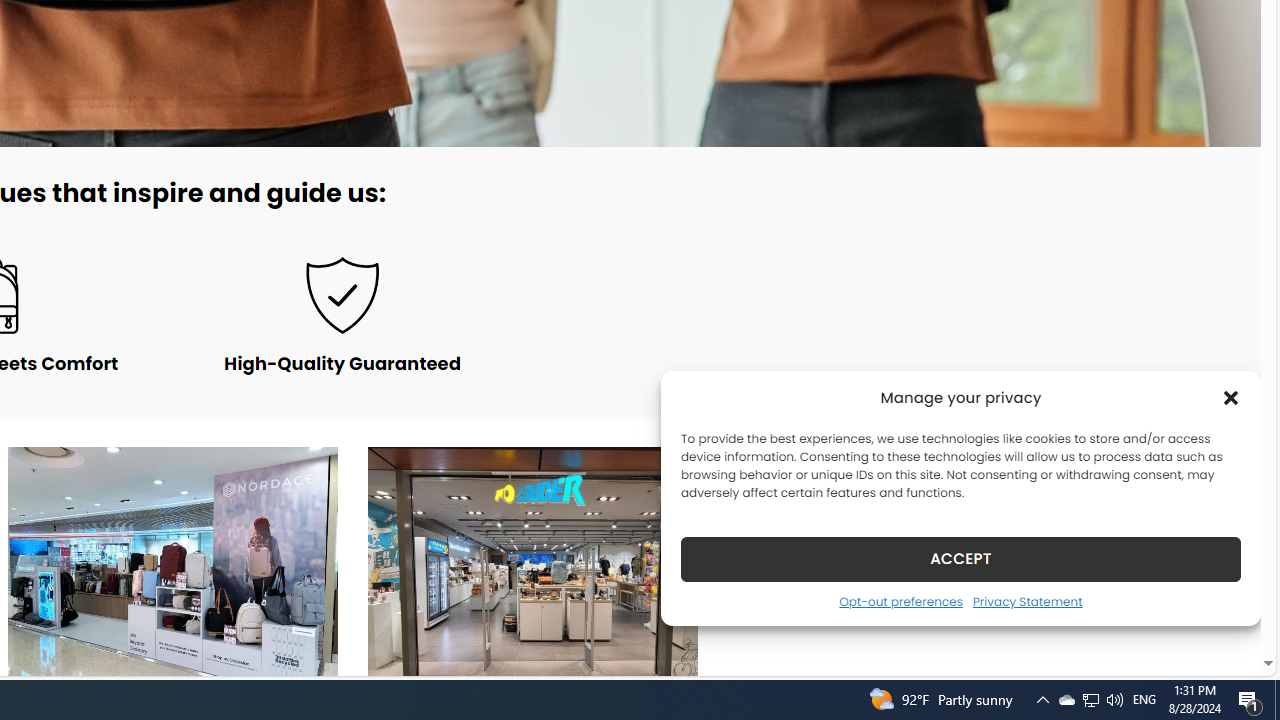  I want to click on 'Class: cmplz-close', so click(1230, 397).